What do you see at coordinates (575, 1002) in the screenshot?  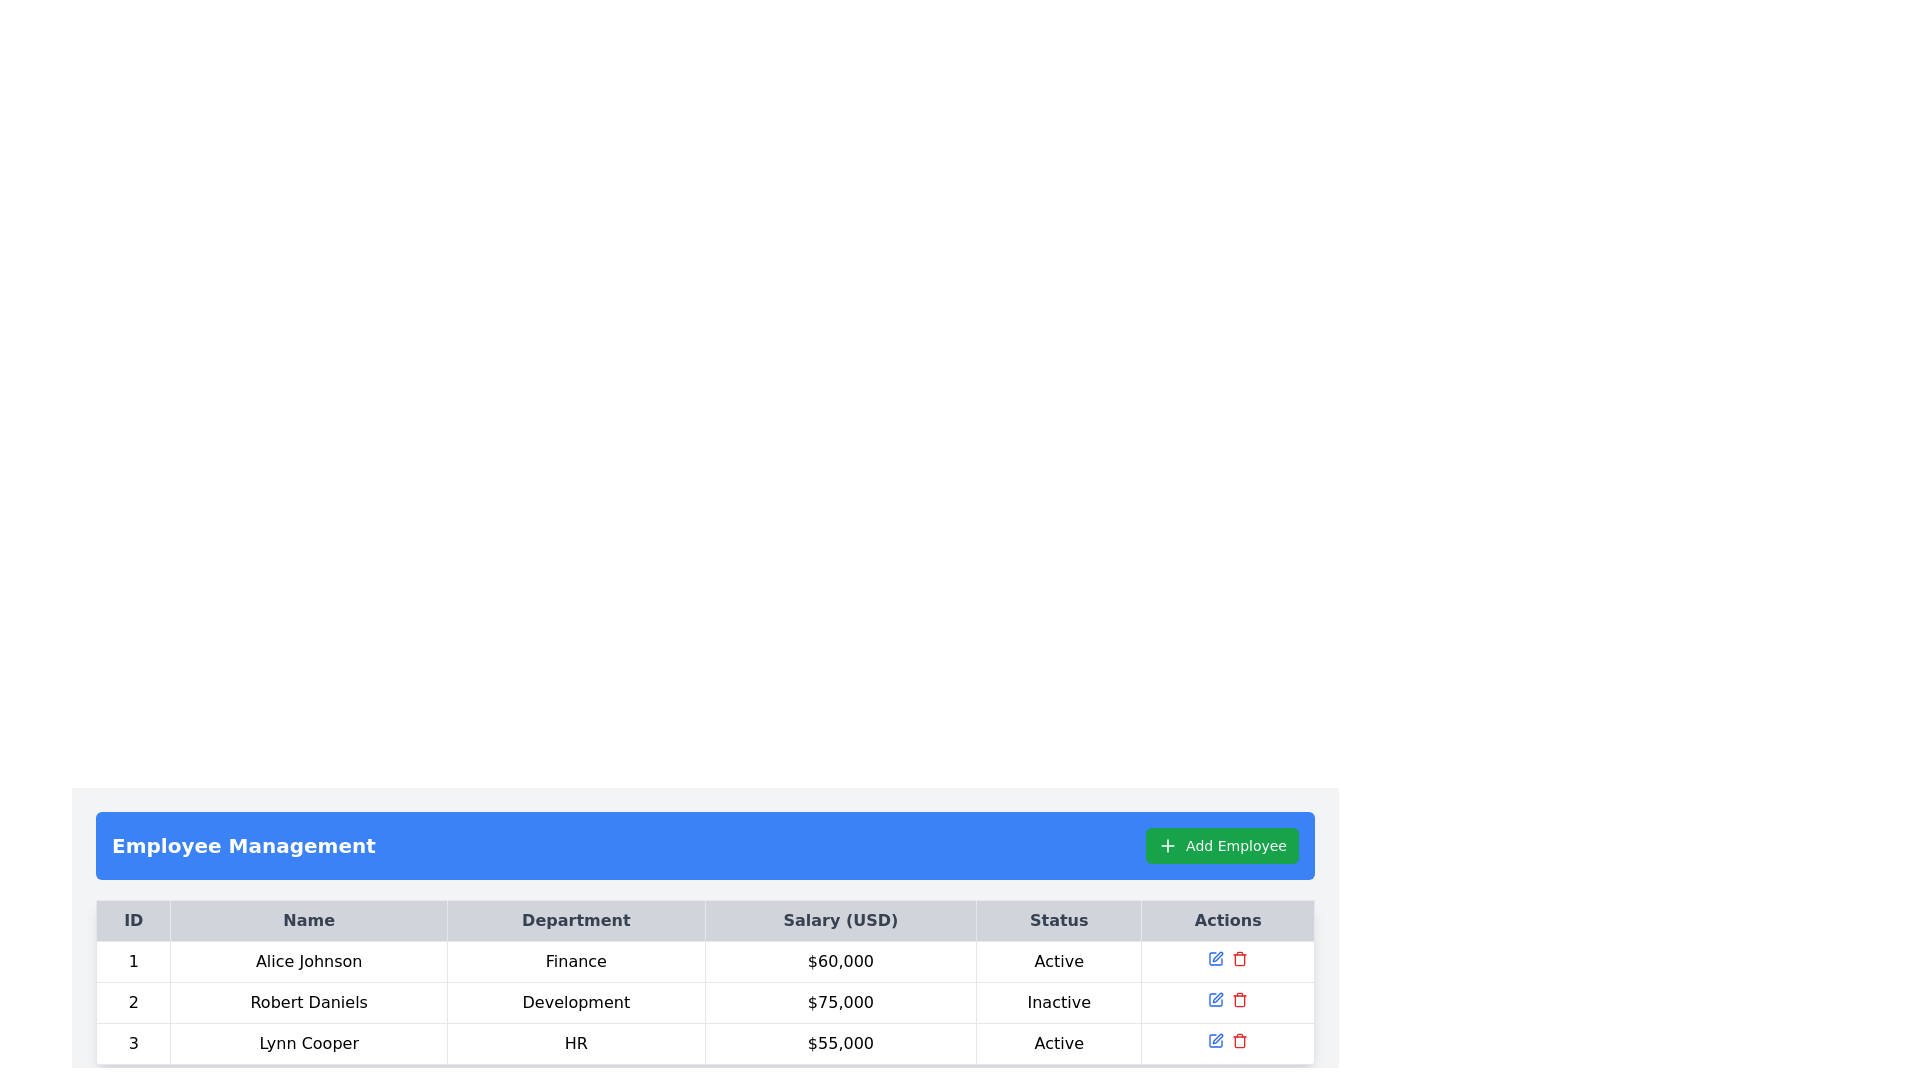 I see `the non-interactive text display that shows the department of 'Robert Daniels' in the table` at bounding box center [575, 1002].